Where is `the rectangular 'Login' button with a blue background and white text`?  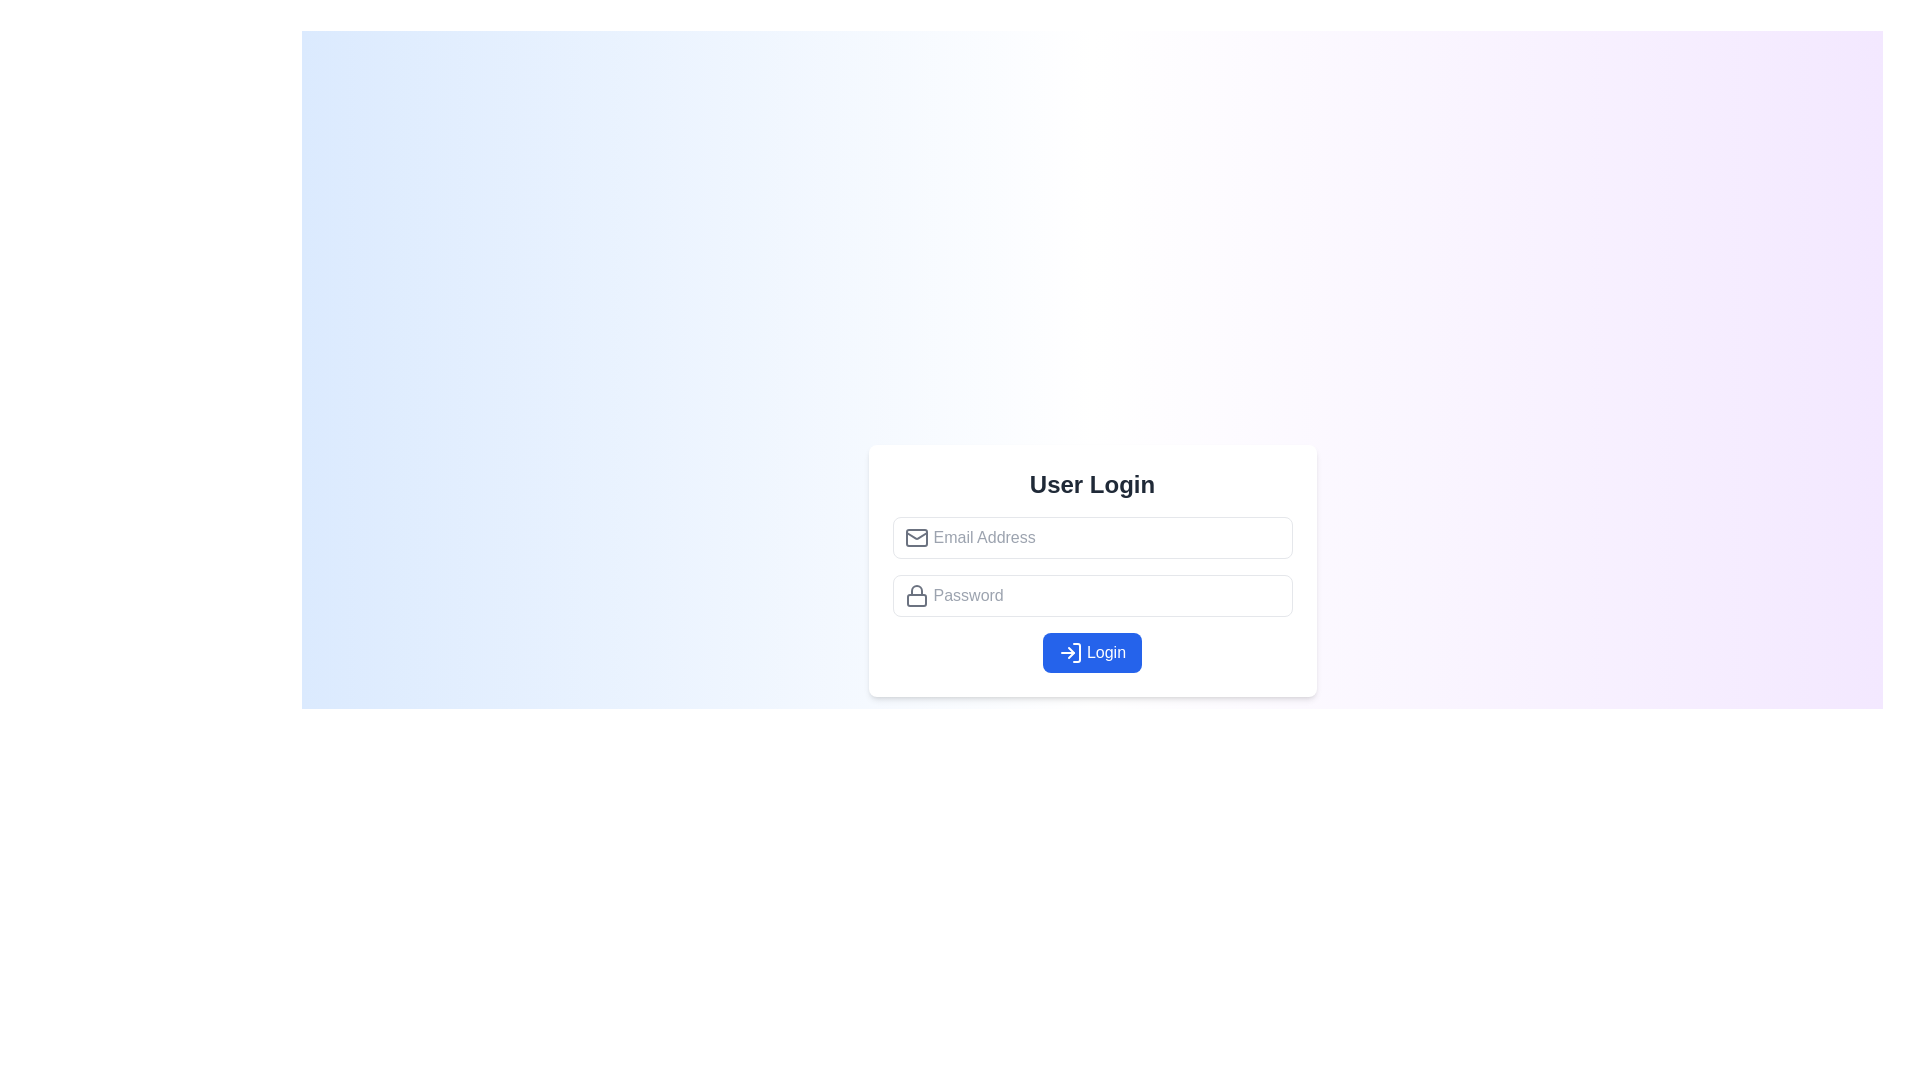
the rectangular 'Login' button with a blue background and white text is located at coordinates (1091, 652).